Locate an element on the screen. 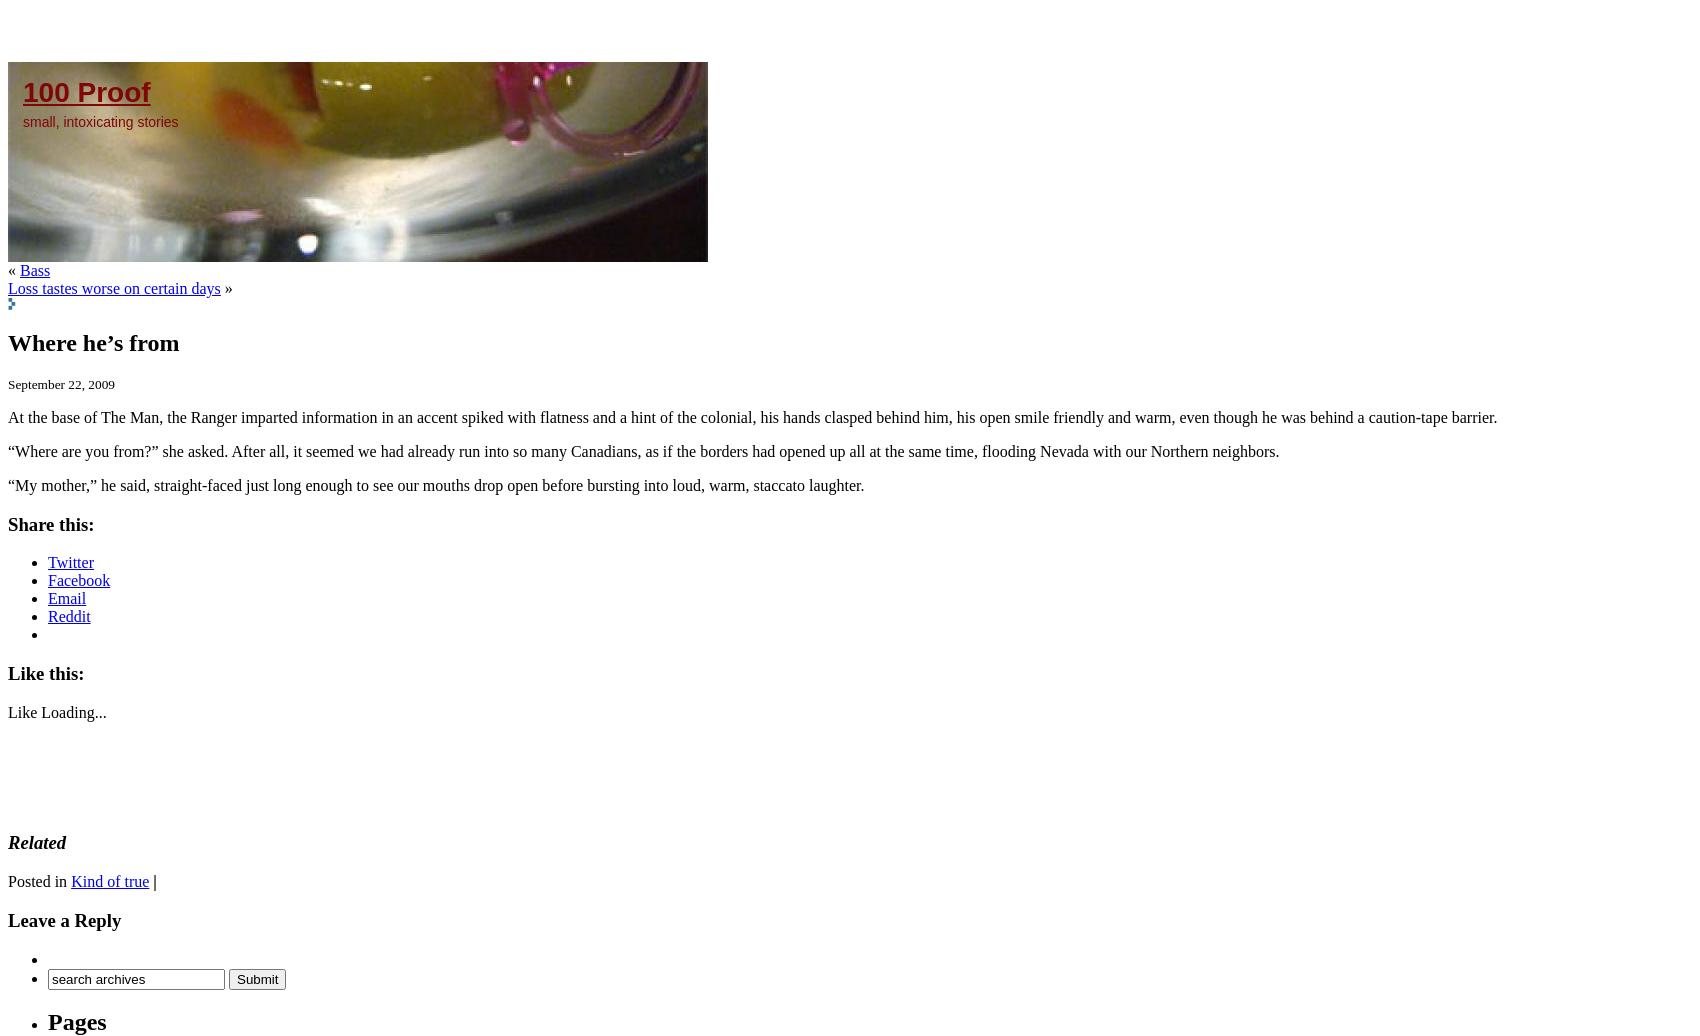 The image size is (1700, 1036). 'Loss tastes worse on certain days' is located at coordinates (113, 288).